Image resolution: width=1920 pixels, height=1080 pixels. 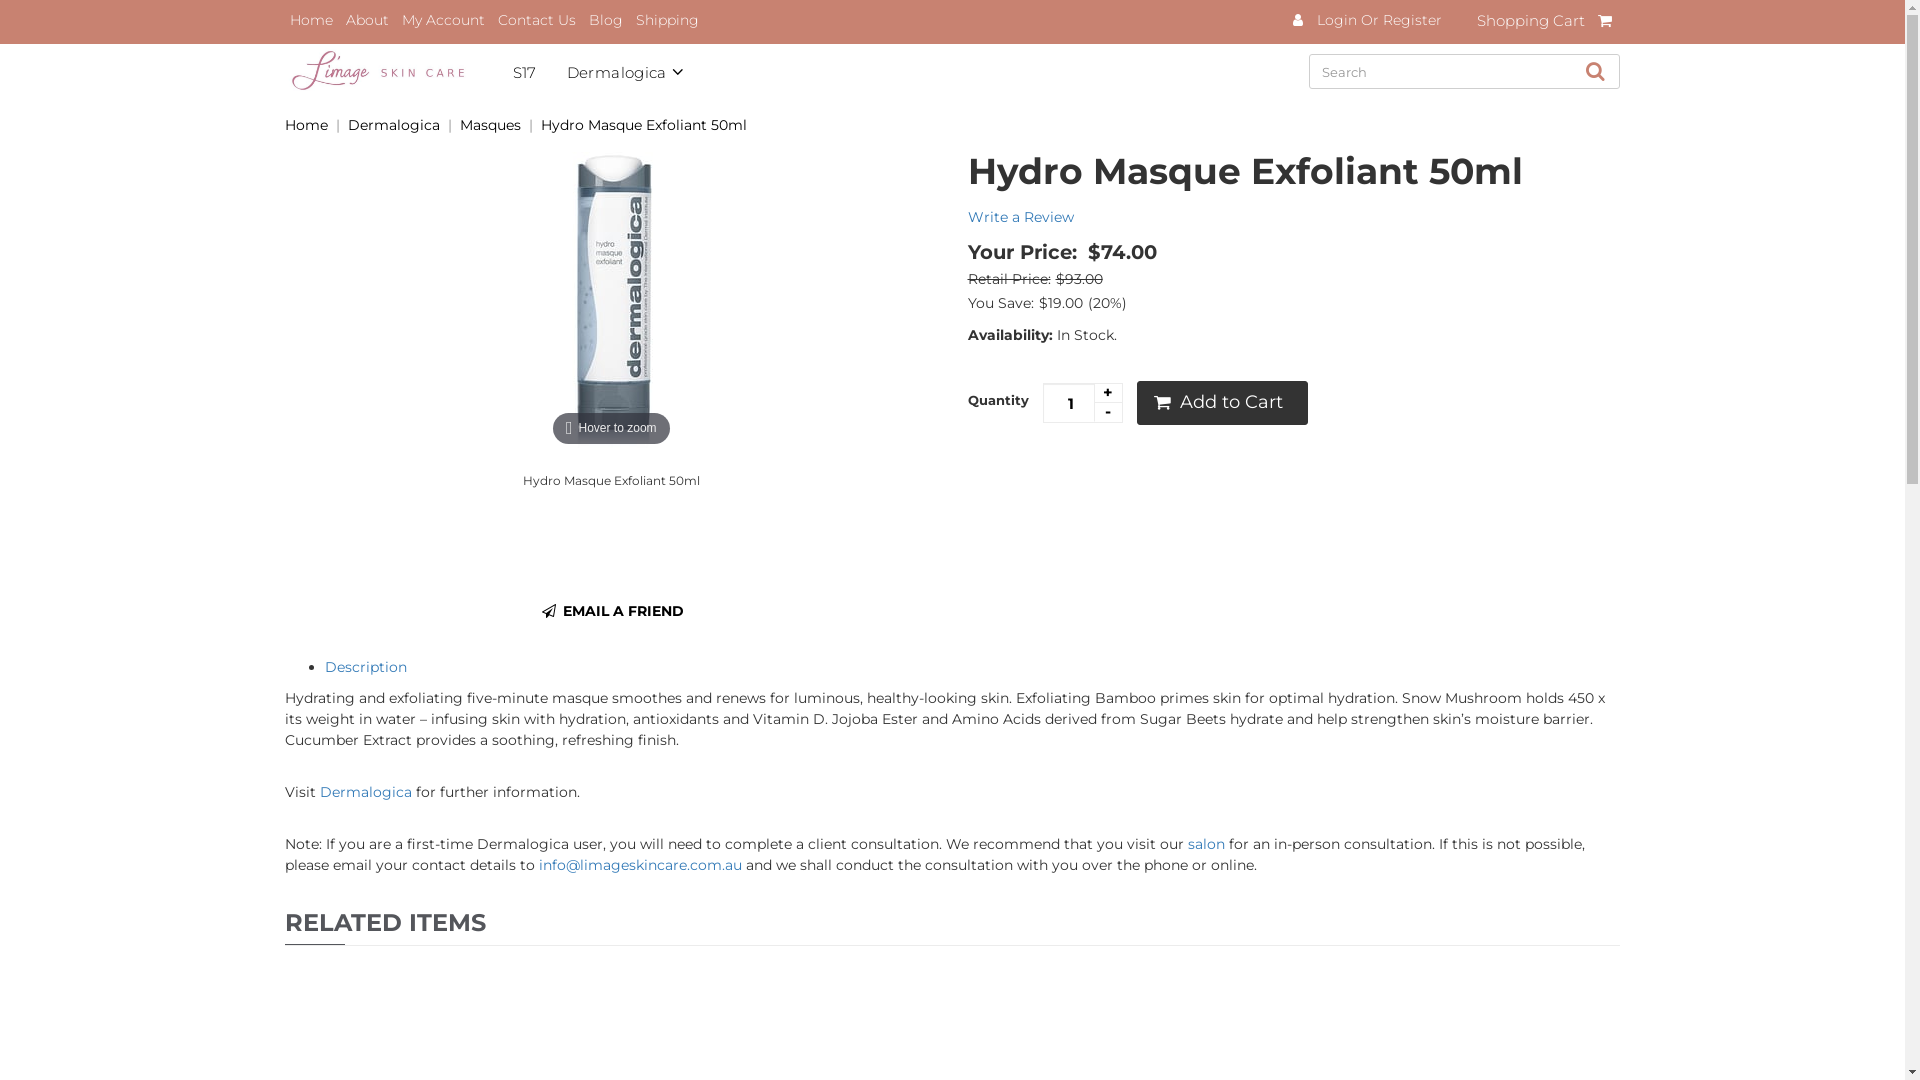 I want to click on 'About', so click(x=367, y=19).